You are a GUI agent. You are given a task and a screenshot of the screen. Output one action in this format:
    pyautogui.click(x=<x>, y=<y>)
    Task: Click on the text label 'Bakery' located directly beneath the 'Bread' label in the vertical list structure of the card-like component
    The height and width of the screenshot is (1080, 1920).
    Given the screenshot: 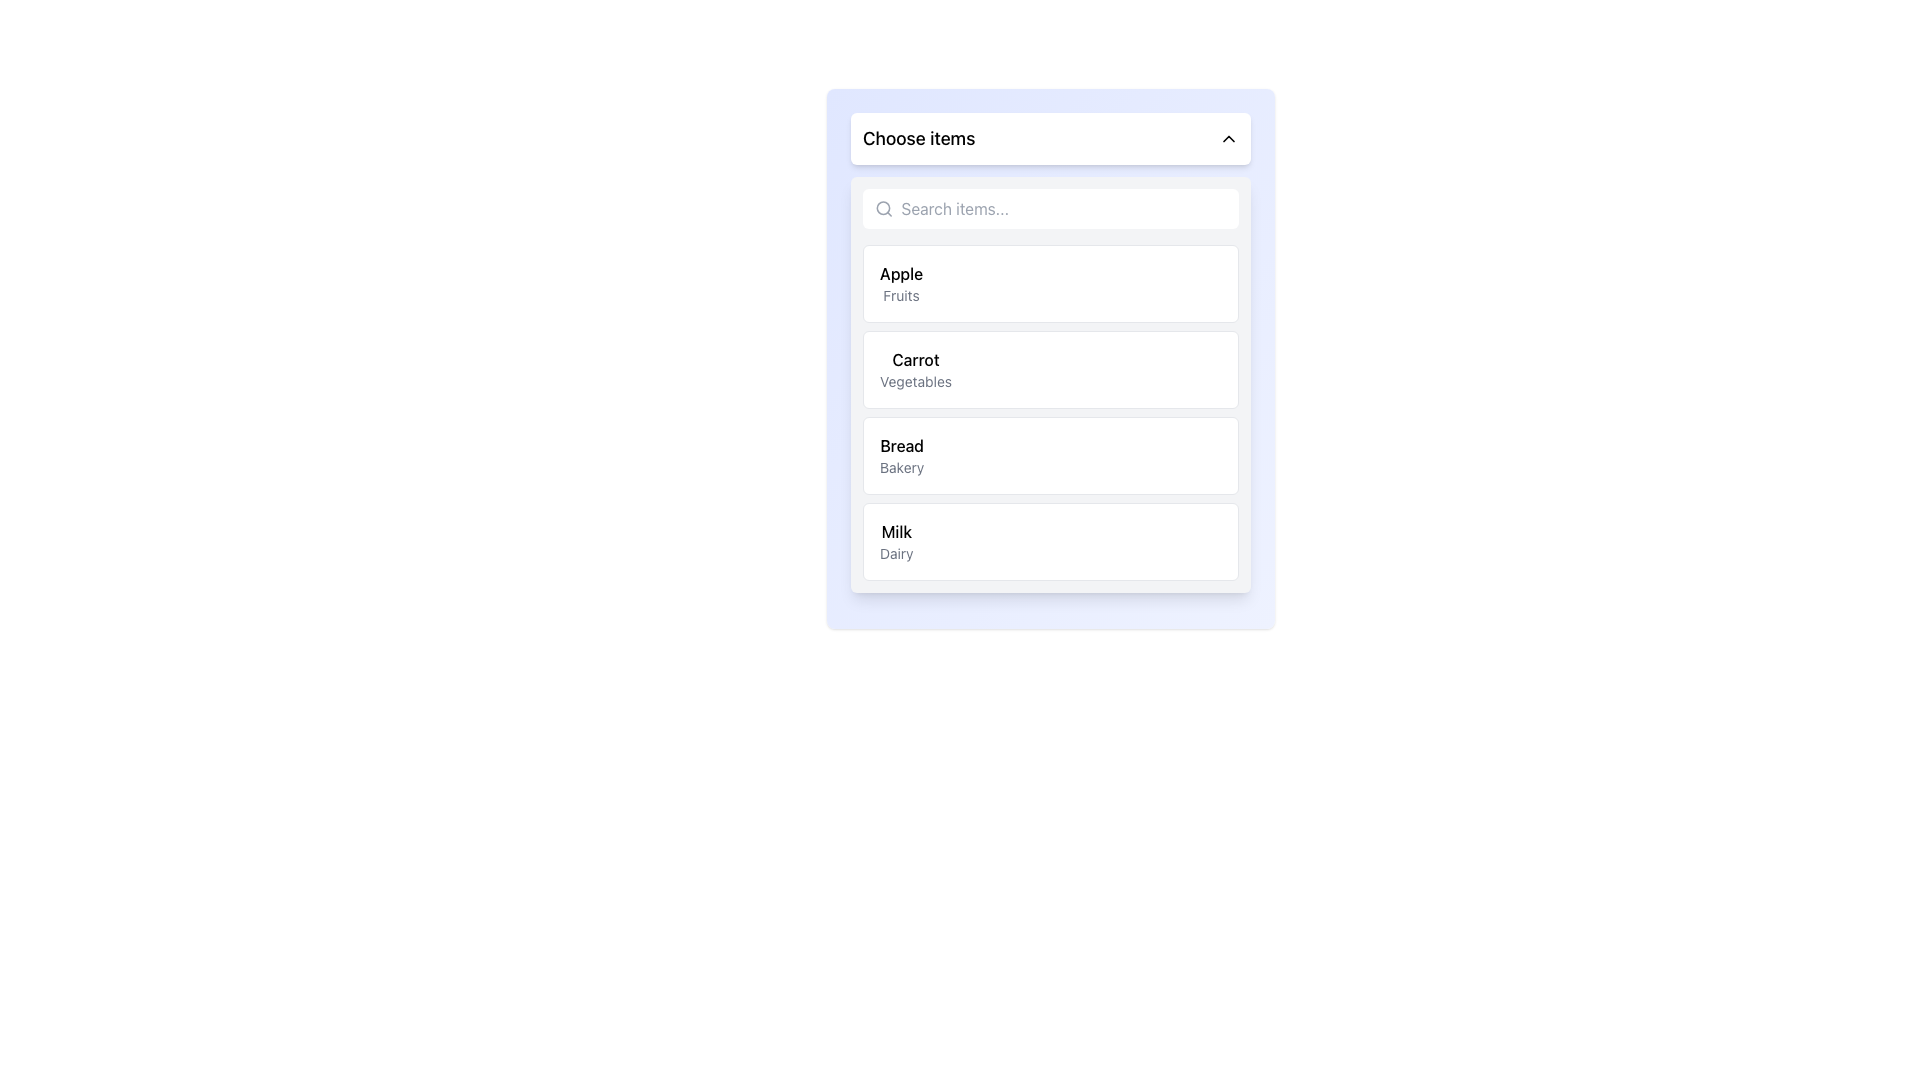 What is the action you would take?
    pyautogui.click(x=901, y=467)
    